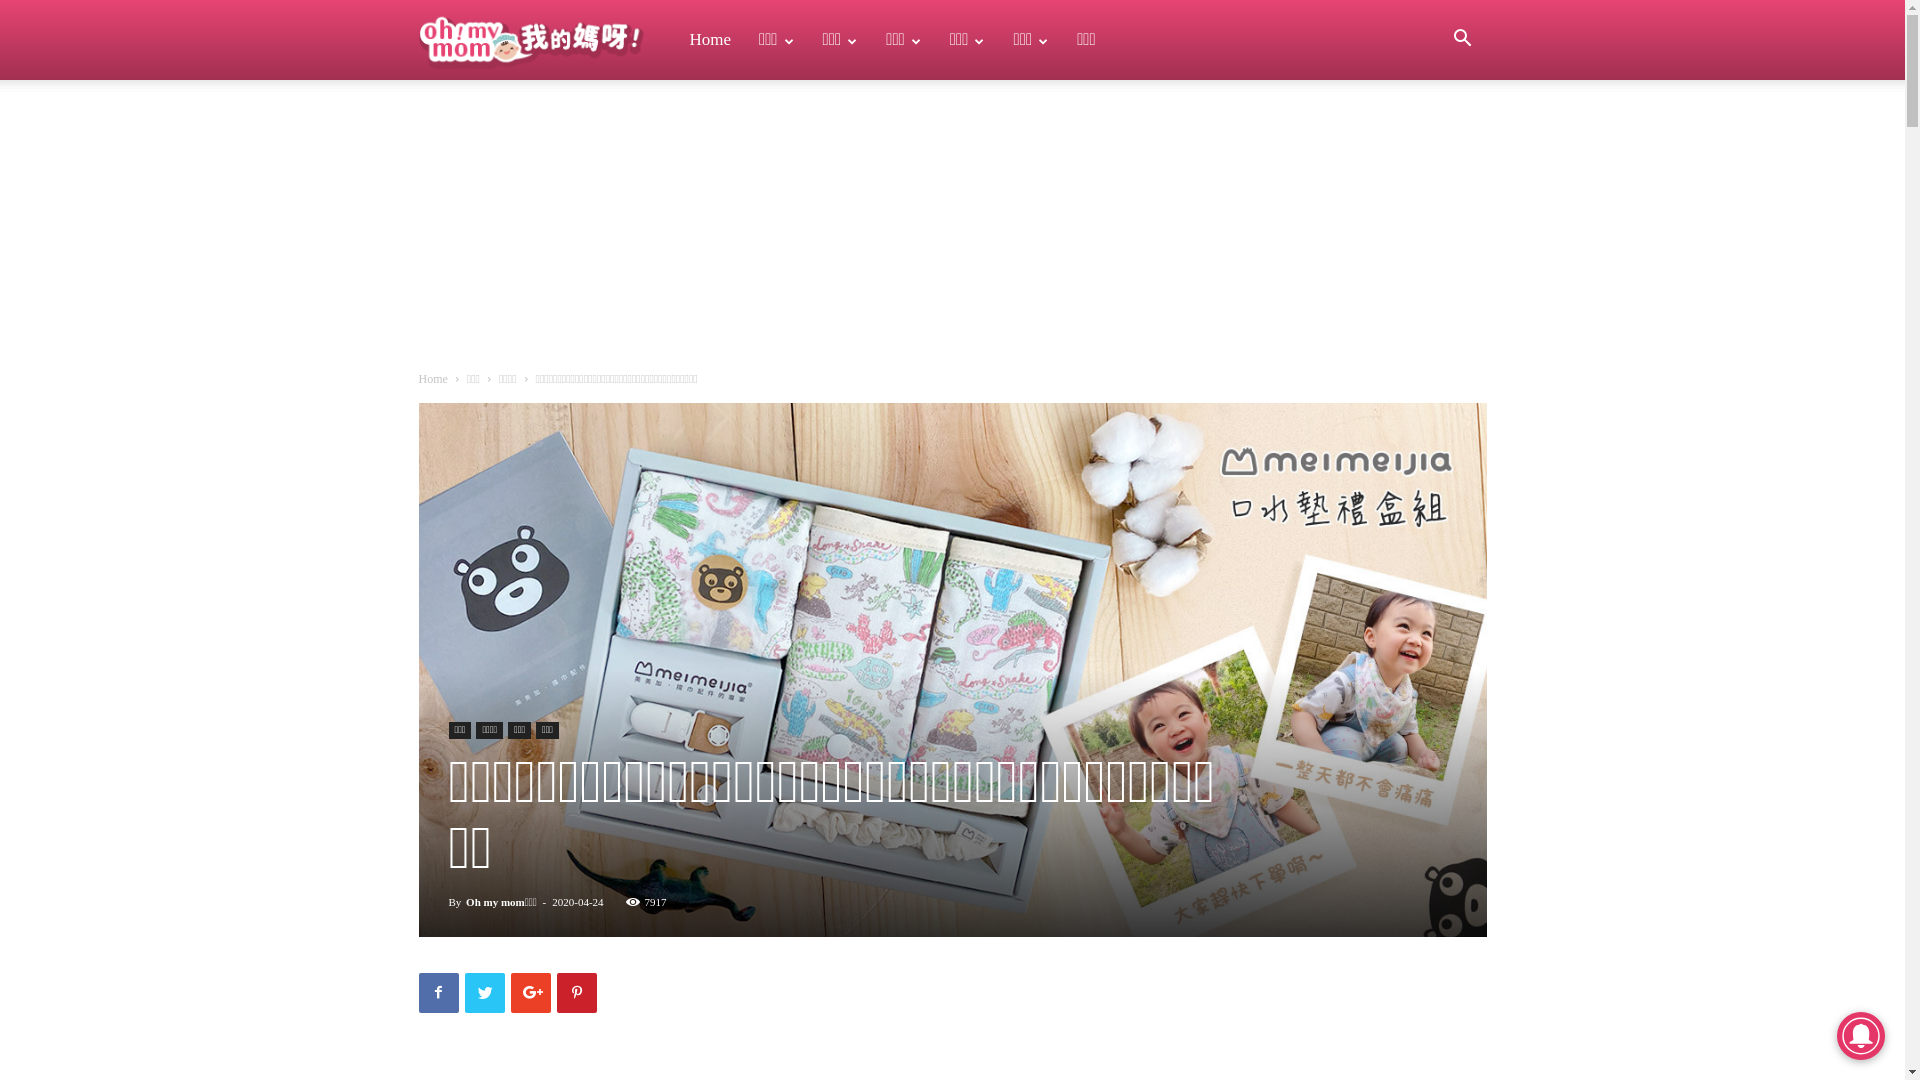 This screenshot has width=1920, height=1080. Describe the element at coordinates (1432, 135) in the screenshot. I see `'Search'` at that location.